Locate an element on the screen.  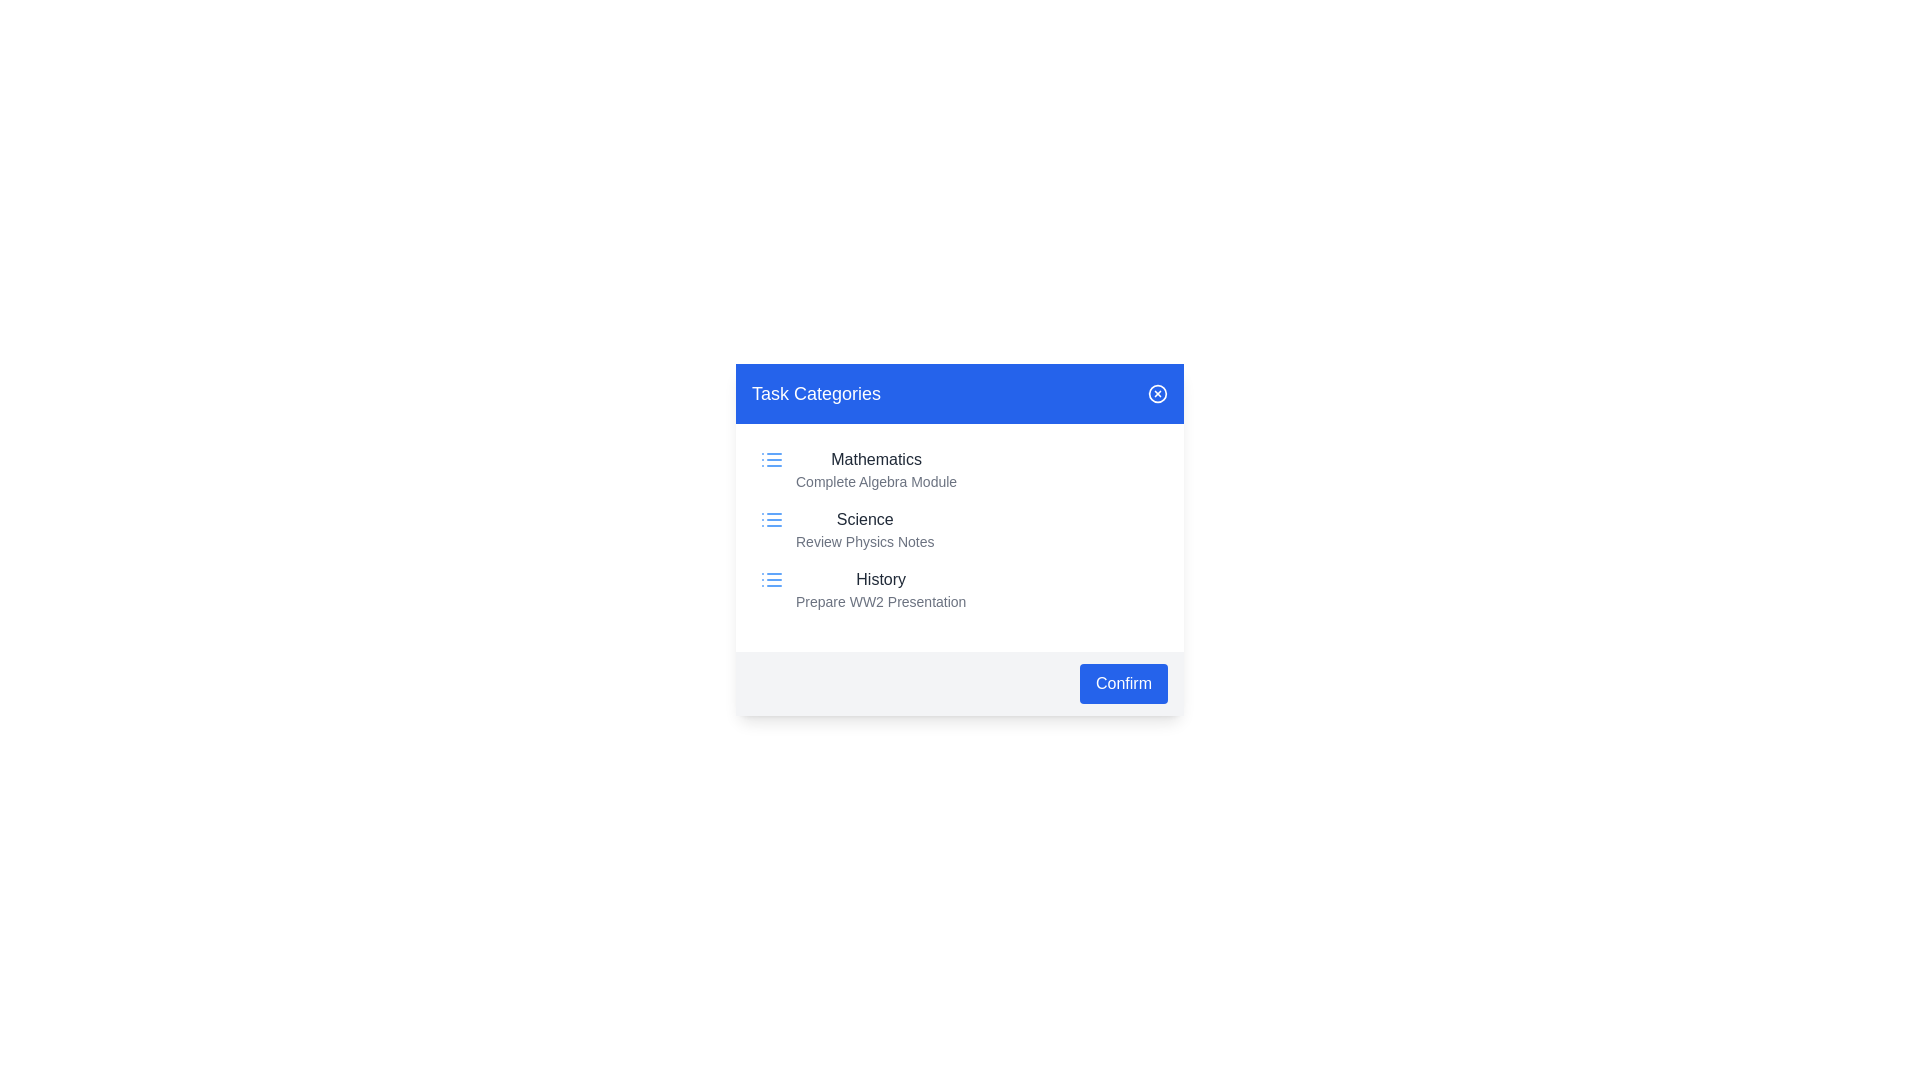
the icon next to the category Science is located at coordinates (771, 519).